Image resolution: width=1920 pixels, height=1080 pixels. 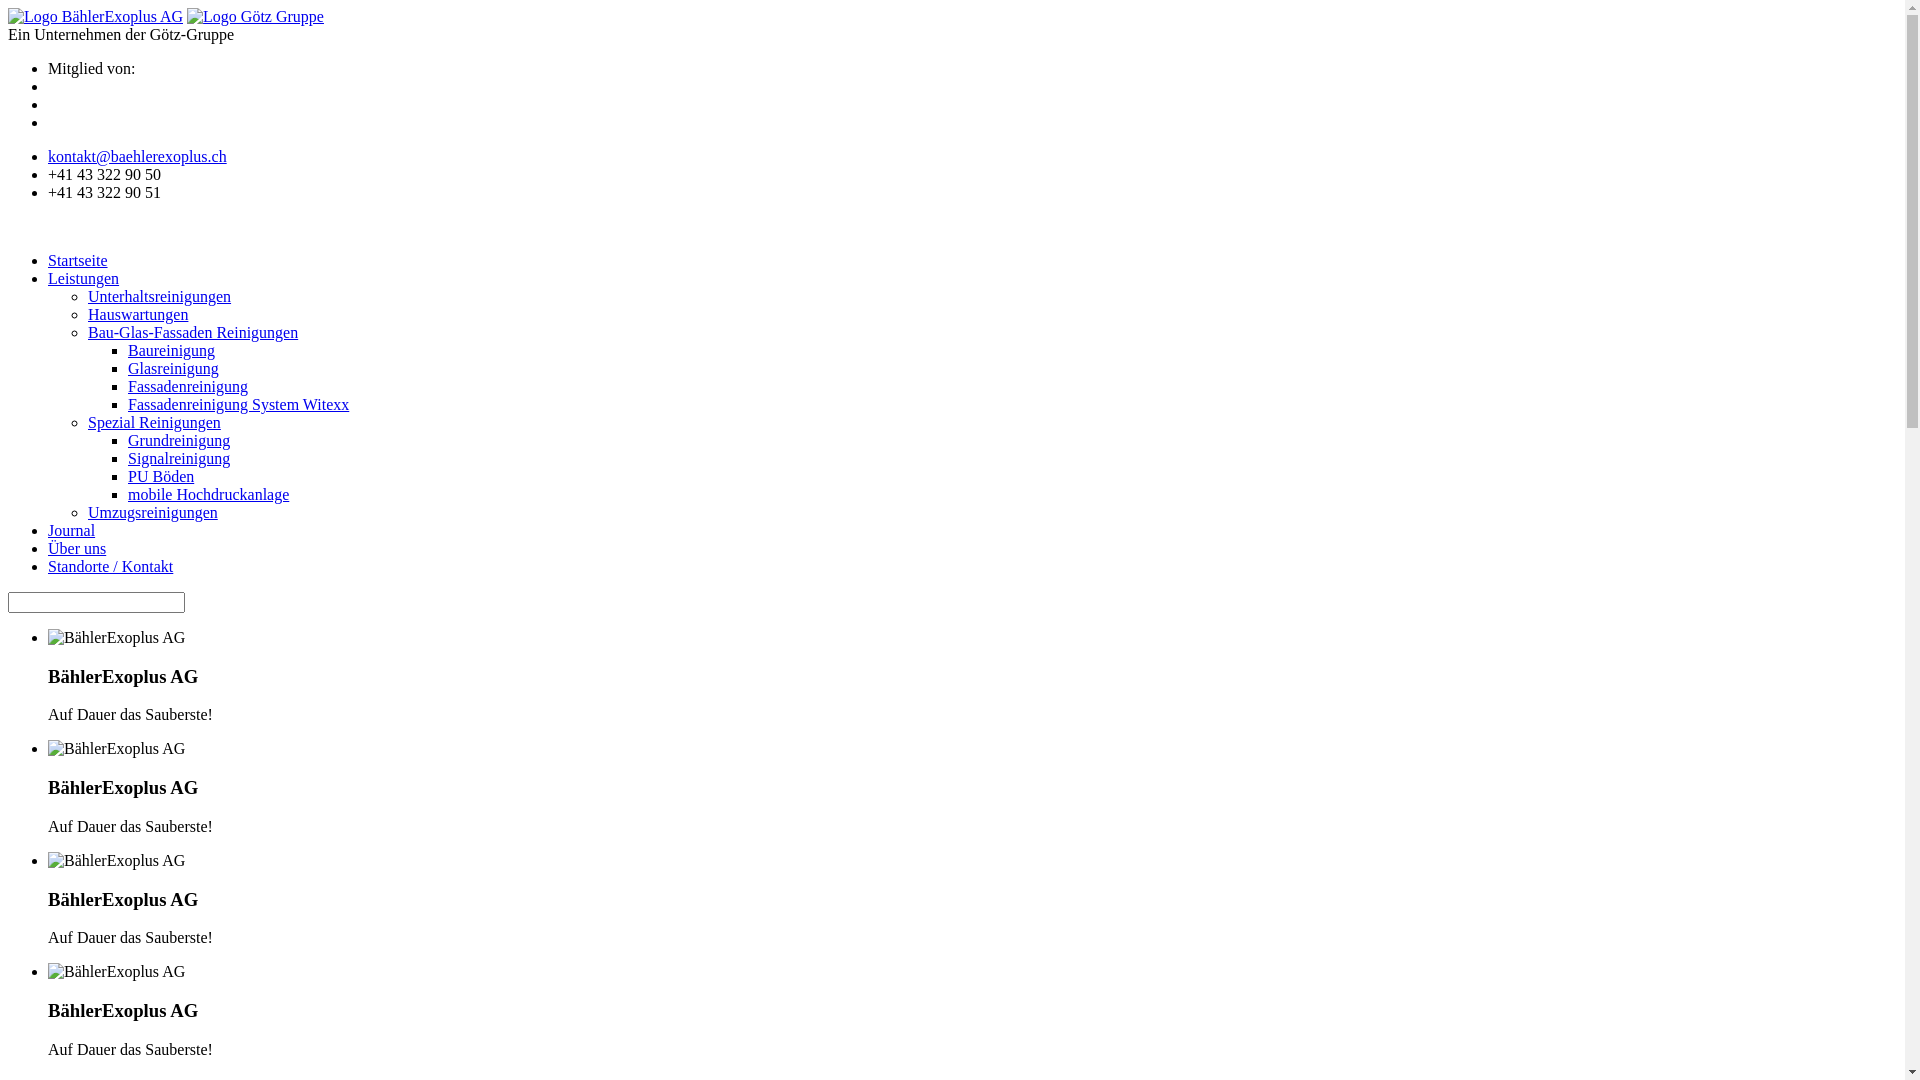 I want to click on 'mobile Hochdruckanlage', so click(x=208, y=494).